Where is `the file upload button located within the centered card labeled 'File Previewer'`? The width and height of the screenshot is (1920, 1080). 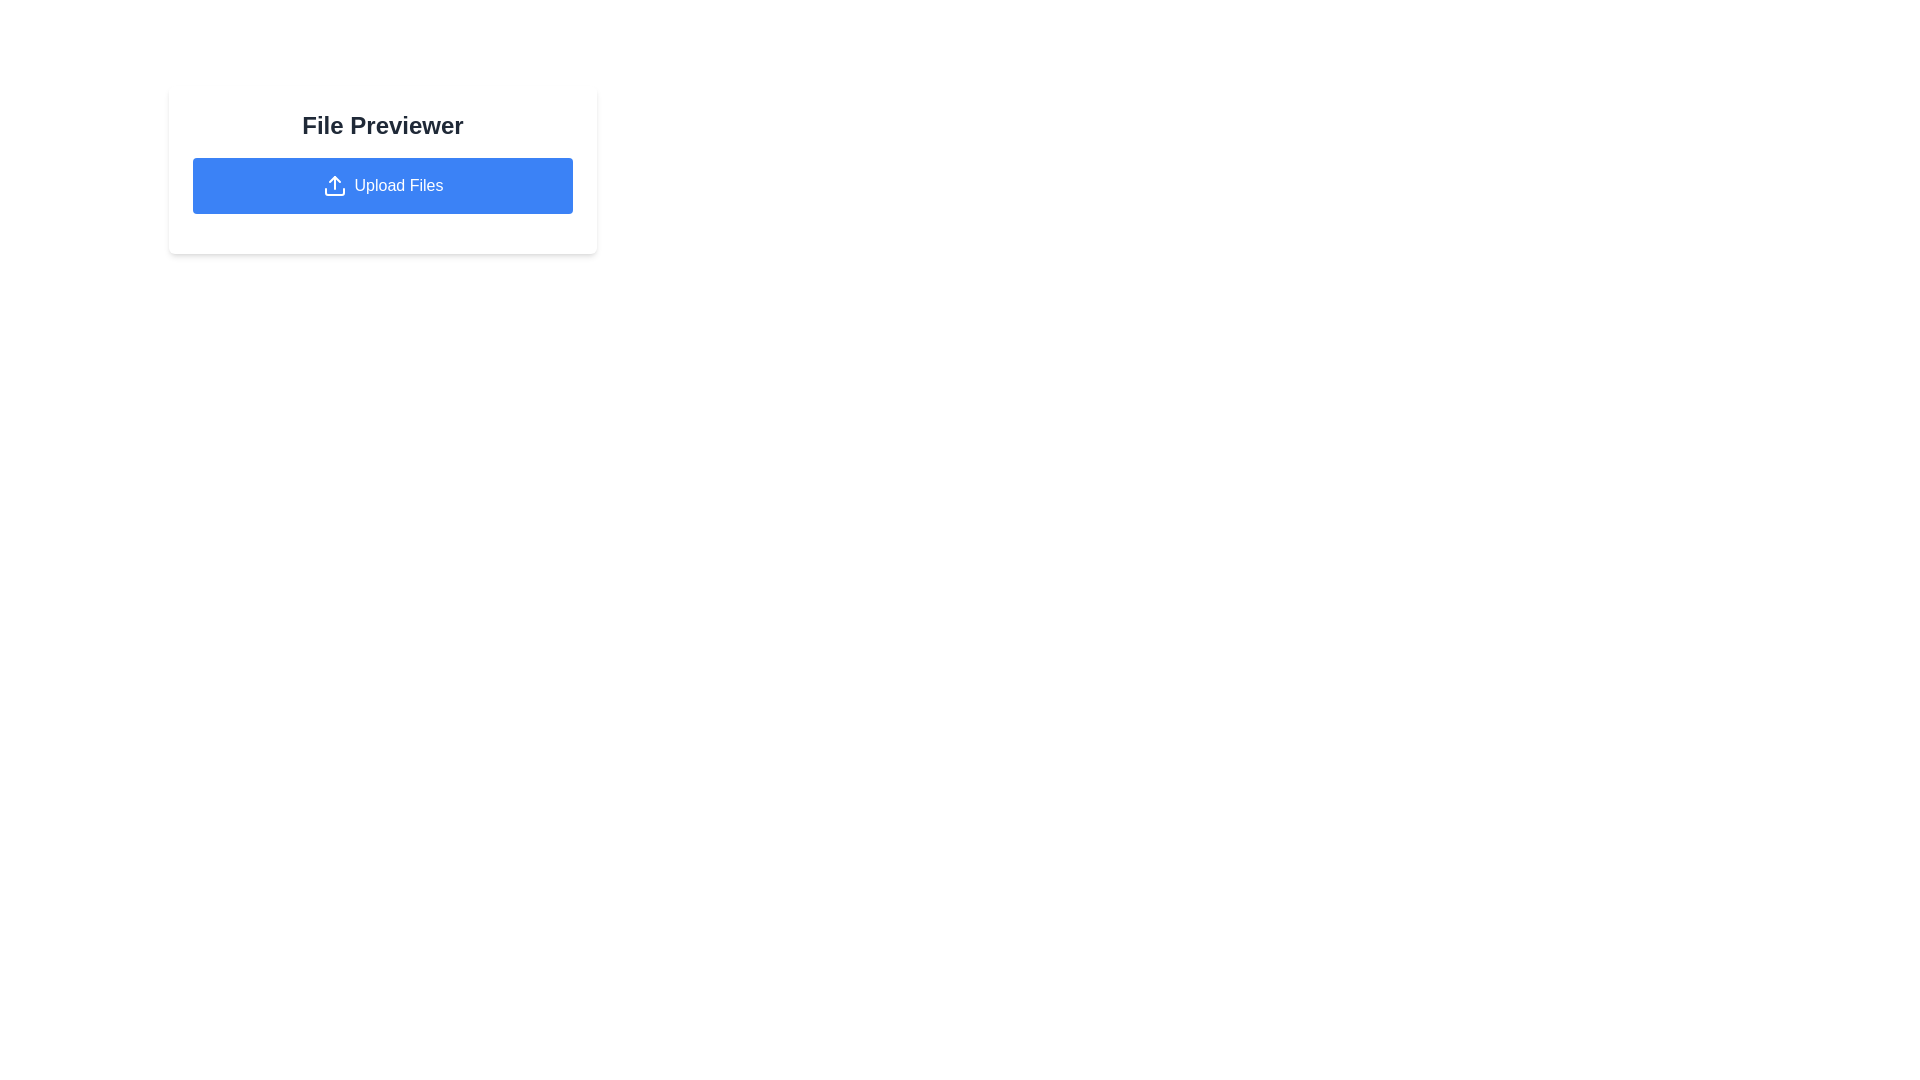
the file upload button located within the centered card labeled 'File Previewer' is located at coordinates (383, 193).